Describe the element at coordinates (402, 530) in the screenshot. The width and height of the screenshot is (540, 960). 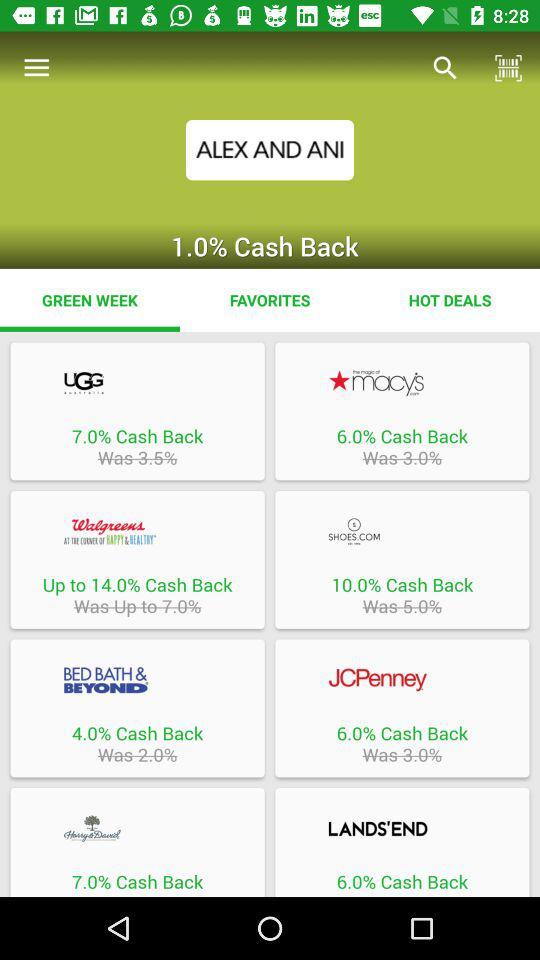
I see `business partner link` at that location.